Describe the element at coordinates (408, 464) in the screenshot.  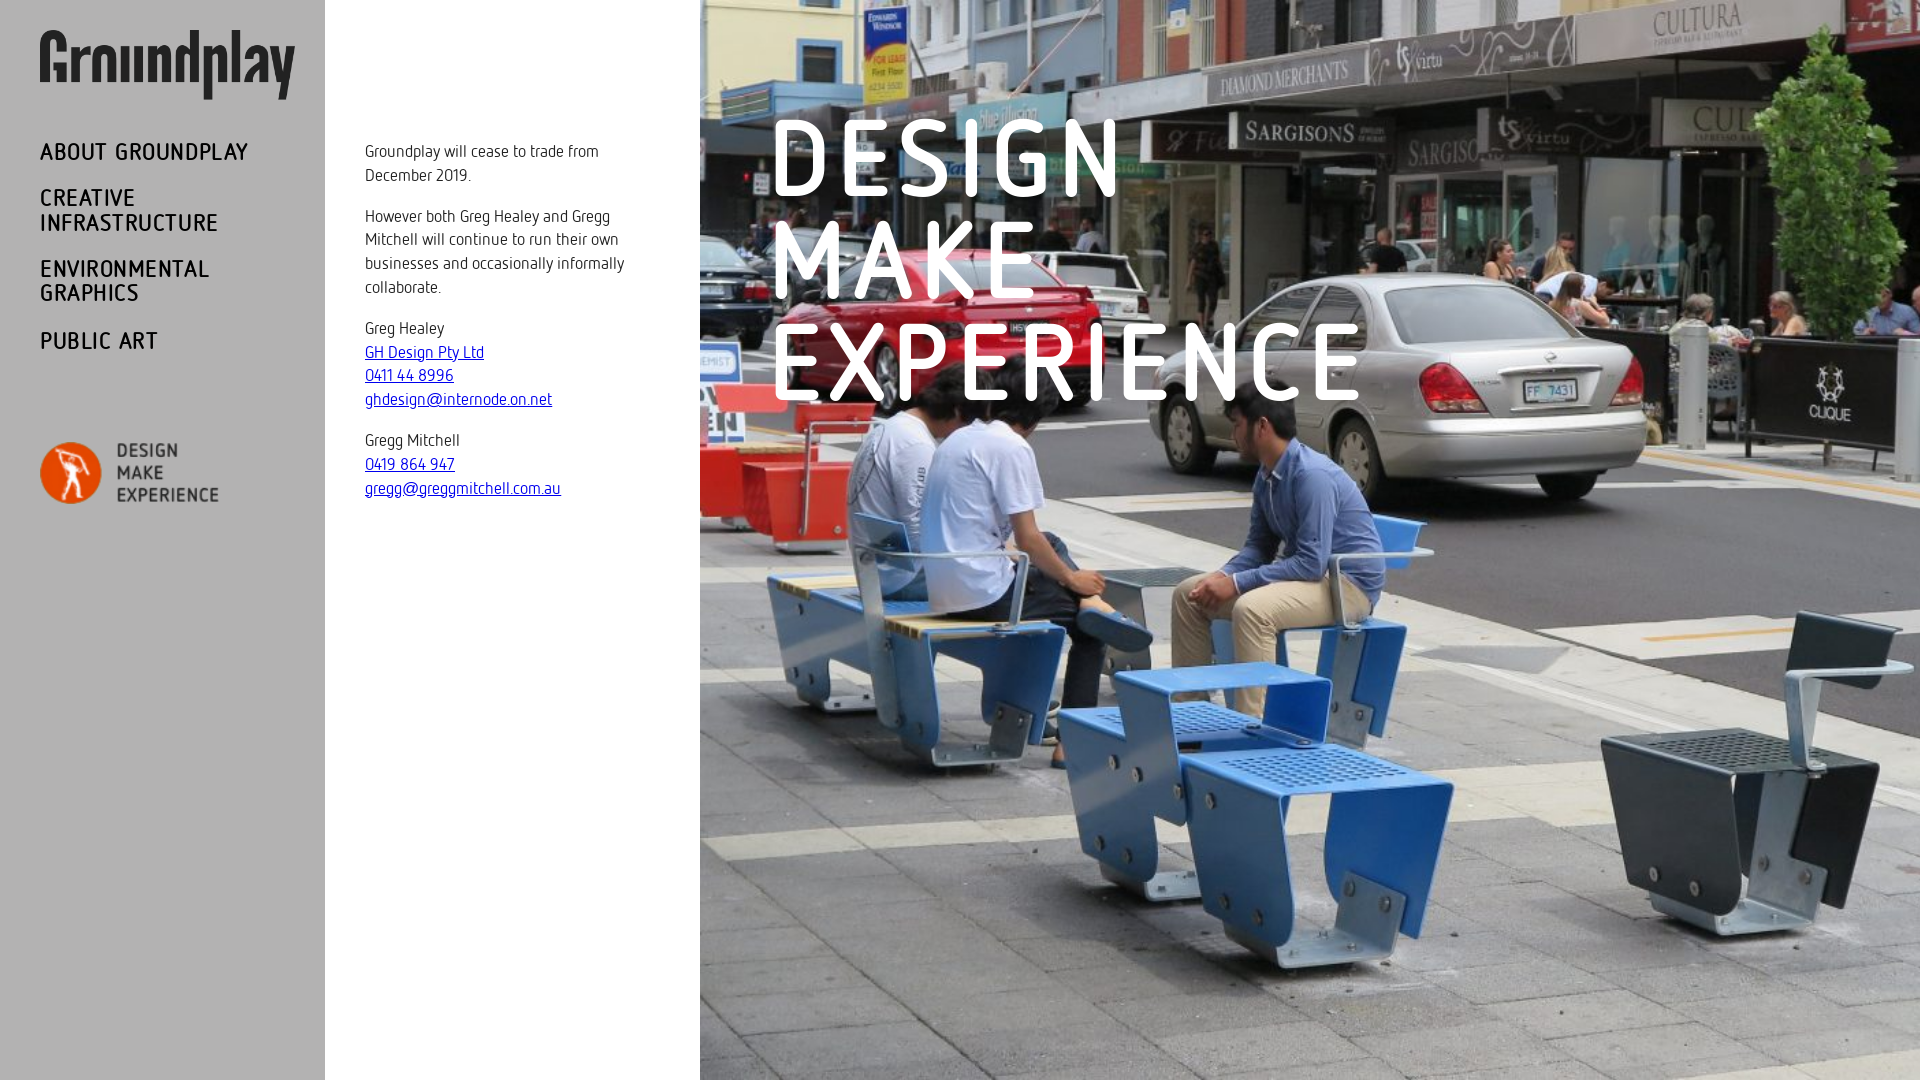
I see `'0419 864 947'` at that location.